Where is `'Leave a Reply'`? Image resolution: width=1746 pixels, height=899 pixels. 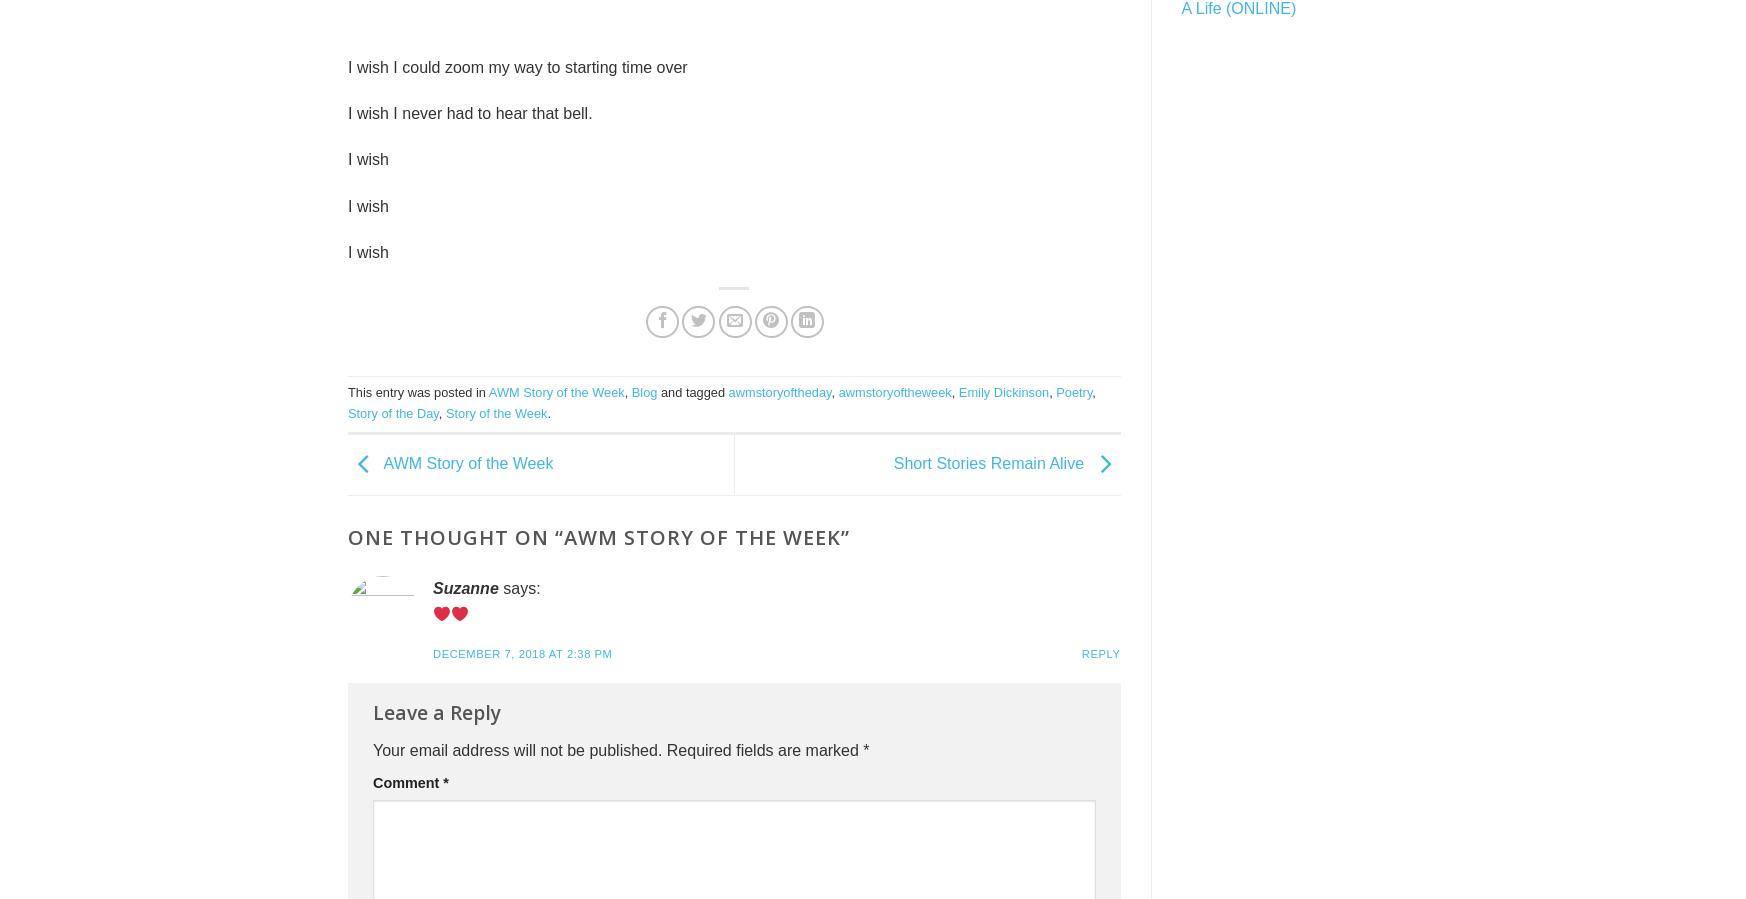 'Leave a Reply' is located at coordinates (371, 710).